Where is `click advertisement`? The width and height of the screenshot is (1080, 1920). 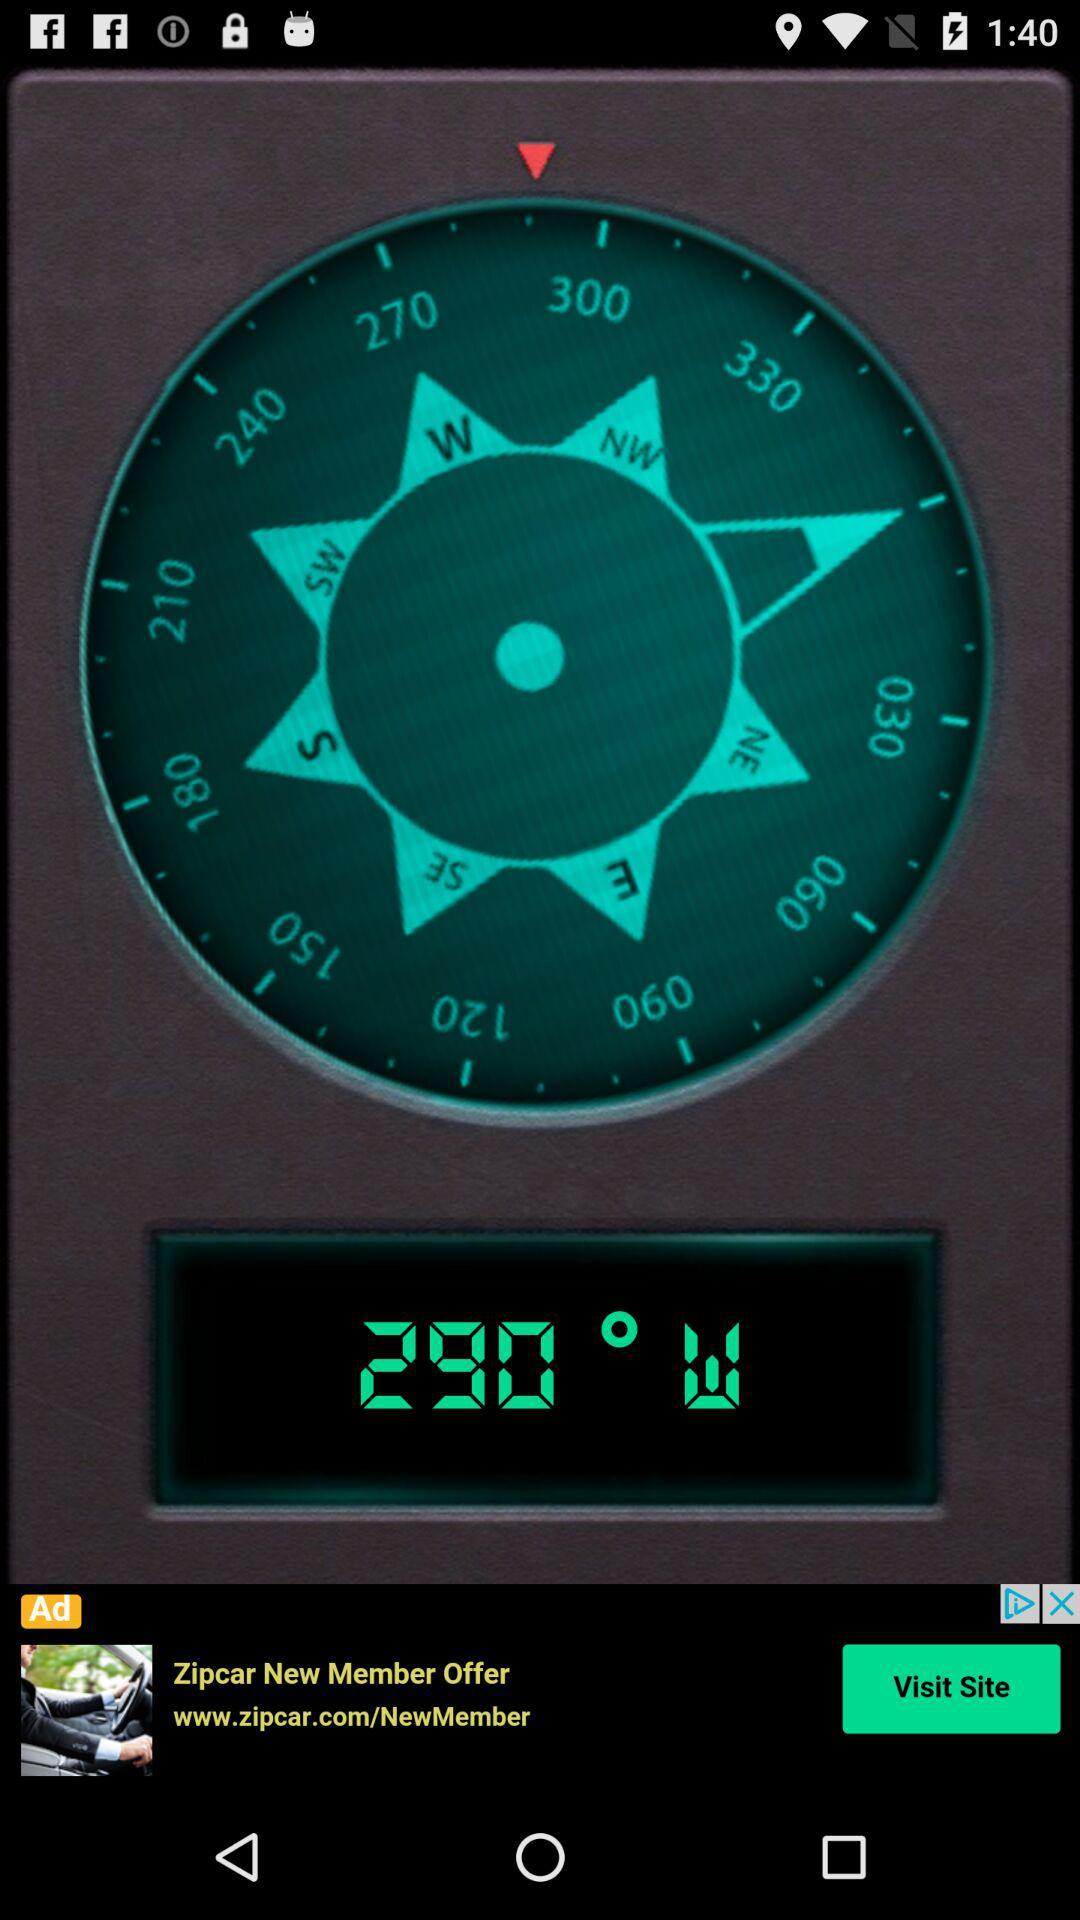
click advertisement is located at coordinates (540, 1688).